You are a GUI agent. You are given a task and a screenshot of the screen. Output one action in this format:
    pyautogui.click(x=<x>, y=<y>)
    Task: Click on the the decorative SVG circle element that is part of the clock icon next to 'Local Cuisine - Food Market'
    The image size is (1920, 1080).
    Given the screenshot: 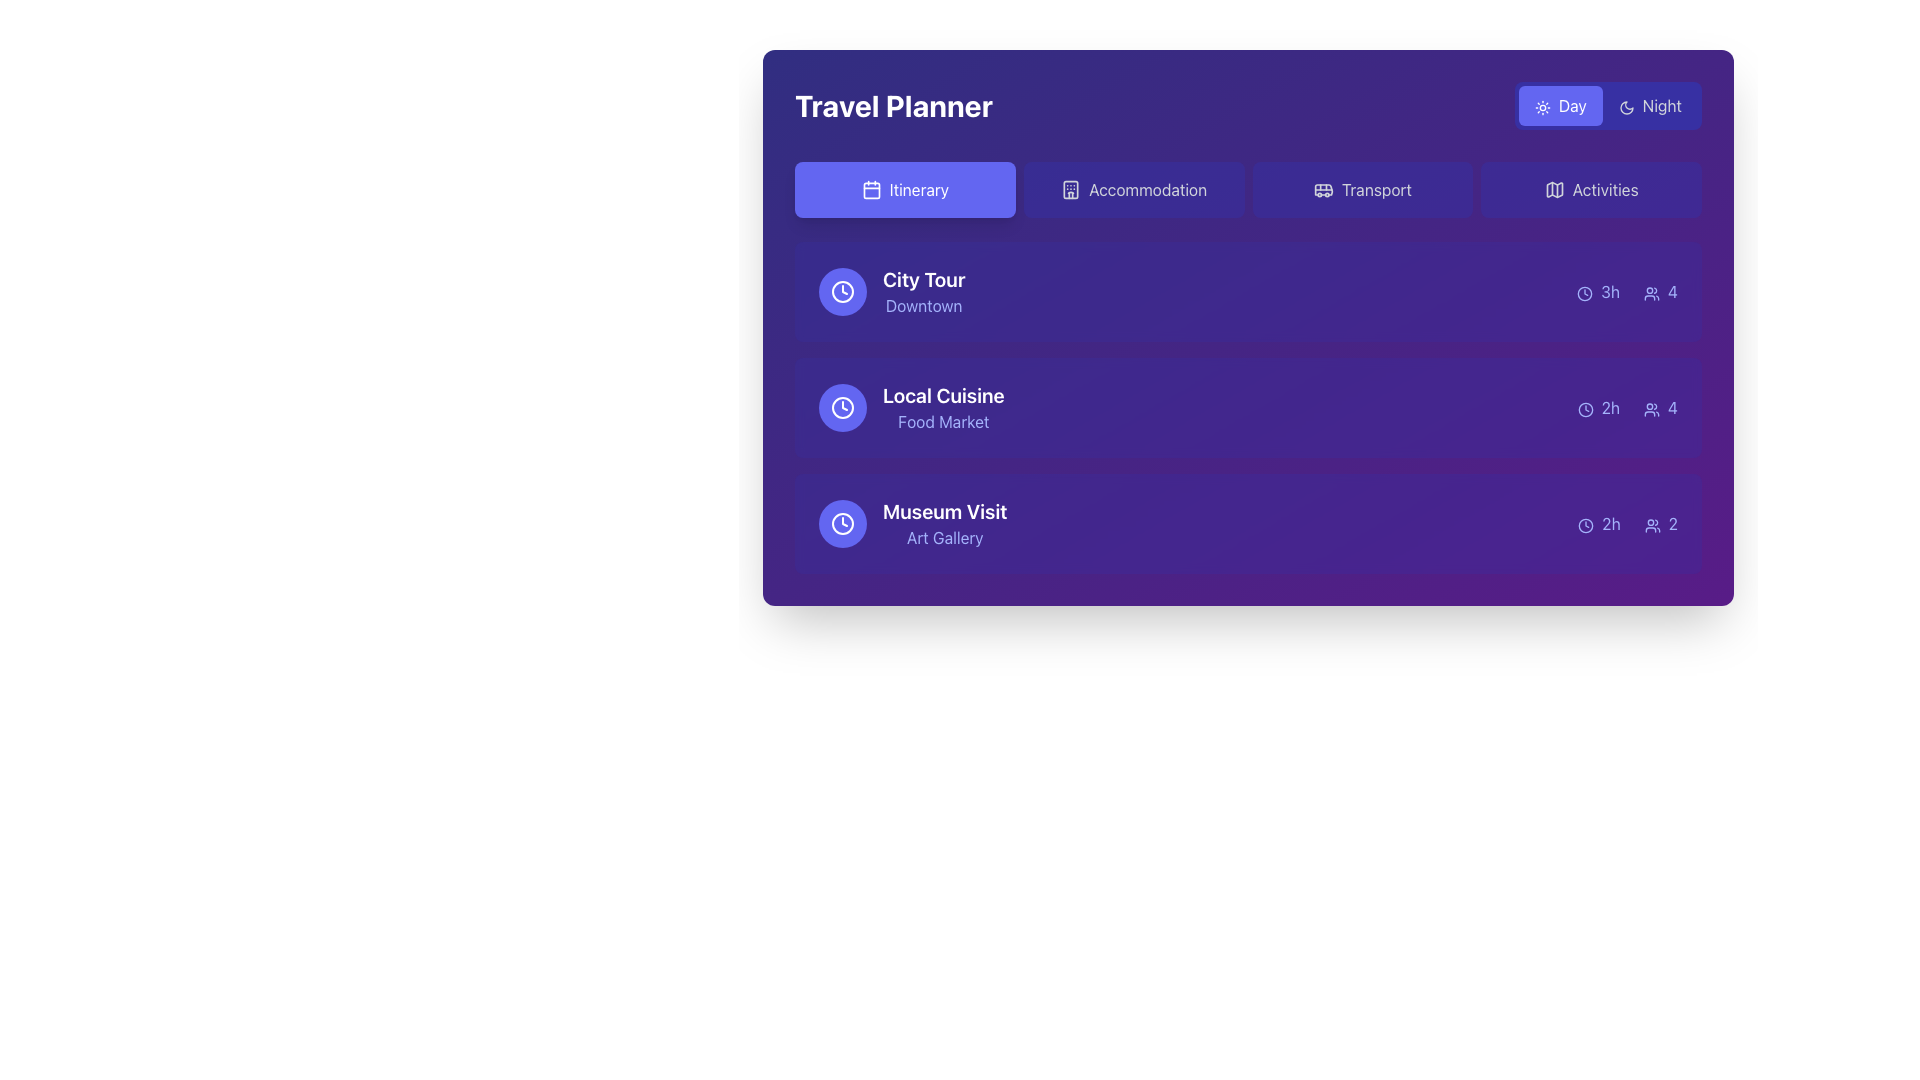 What is the action you would take?
    pyautogui.click(x=843, y=292)
    